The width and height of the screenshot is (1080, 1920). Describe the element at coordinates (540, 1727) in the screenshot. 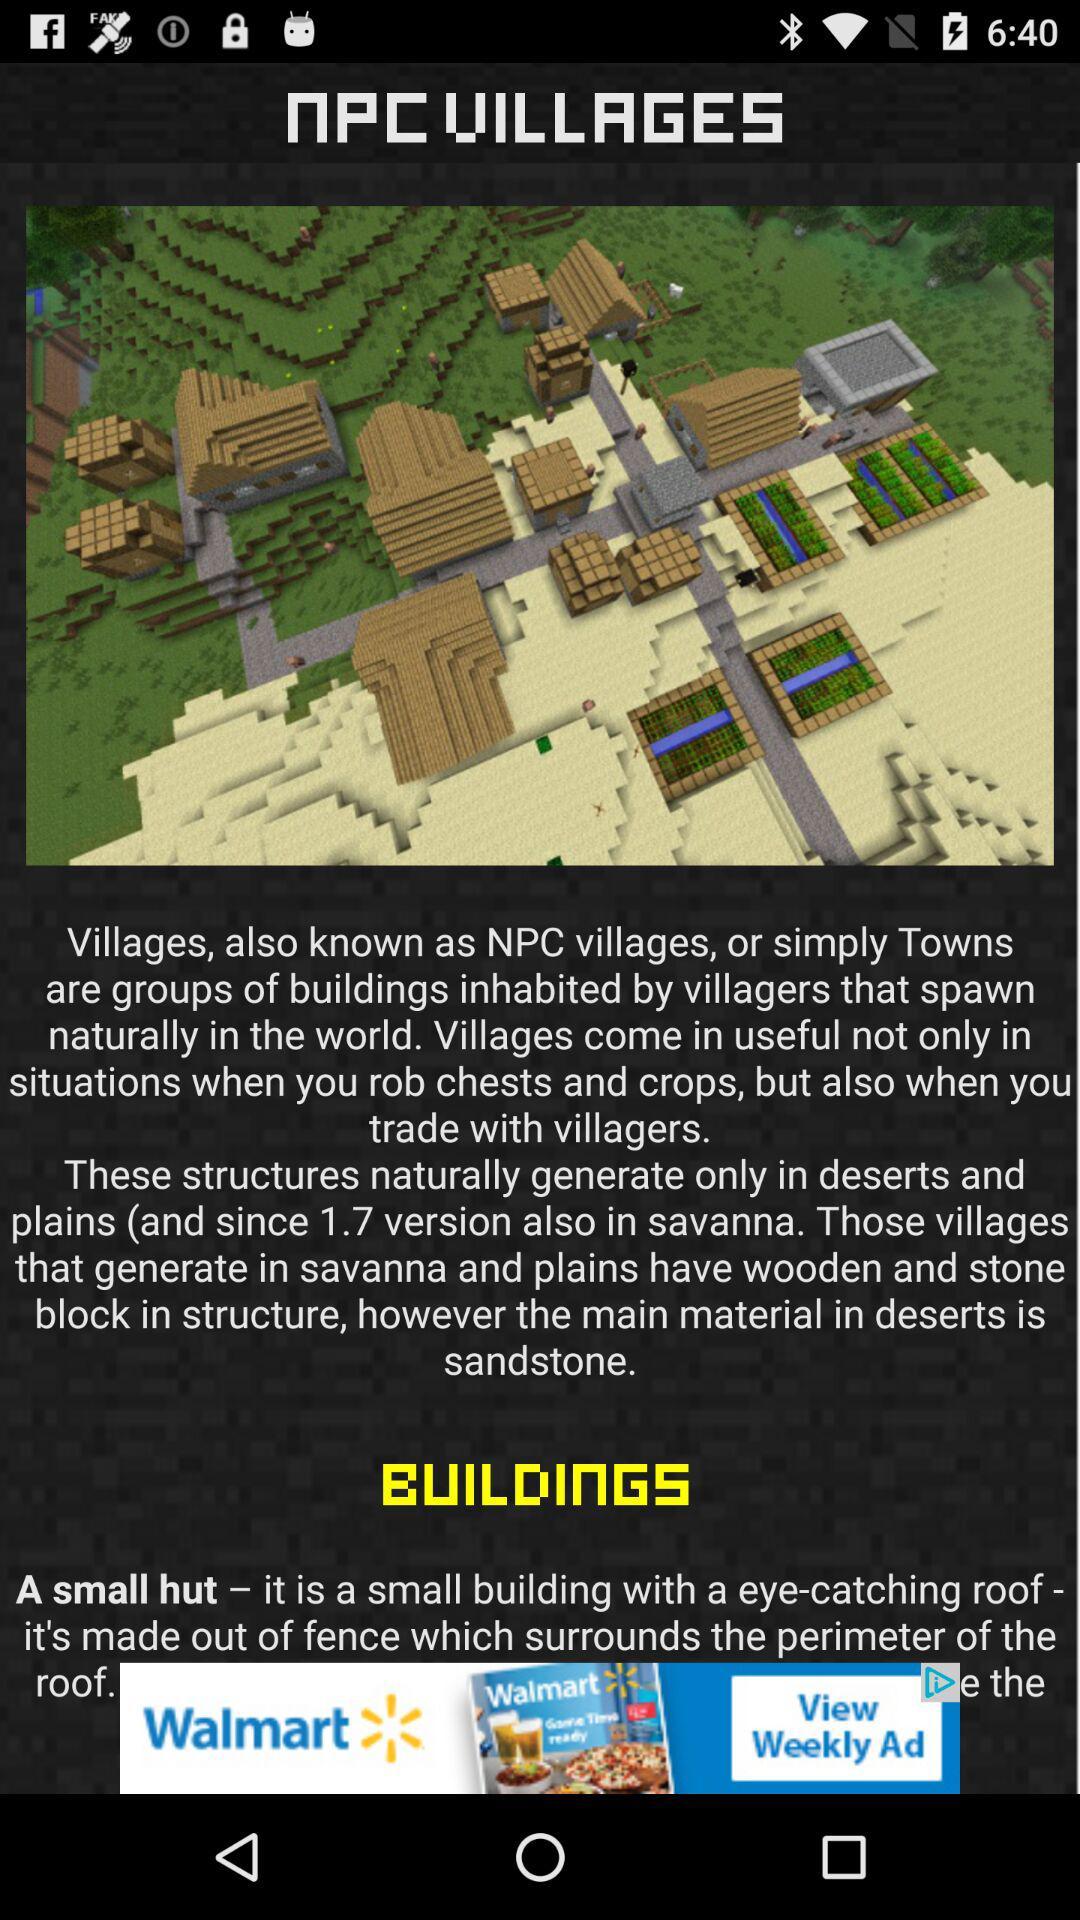

I see `the walmart homepage` at that location.